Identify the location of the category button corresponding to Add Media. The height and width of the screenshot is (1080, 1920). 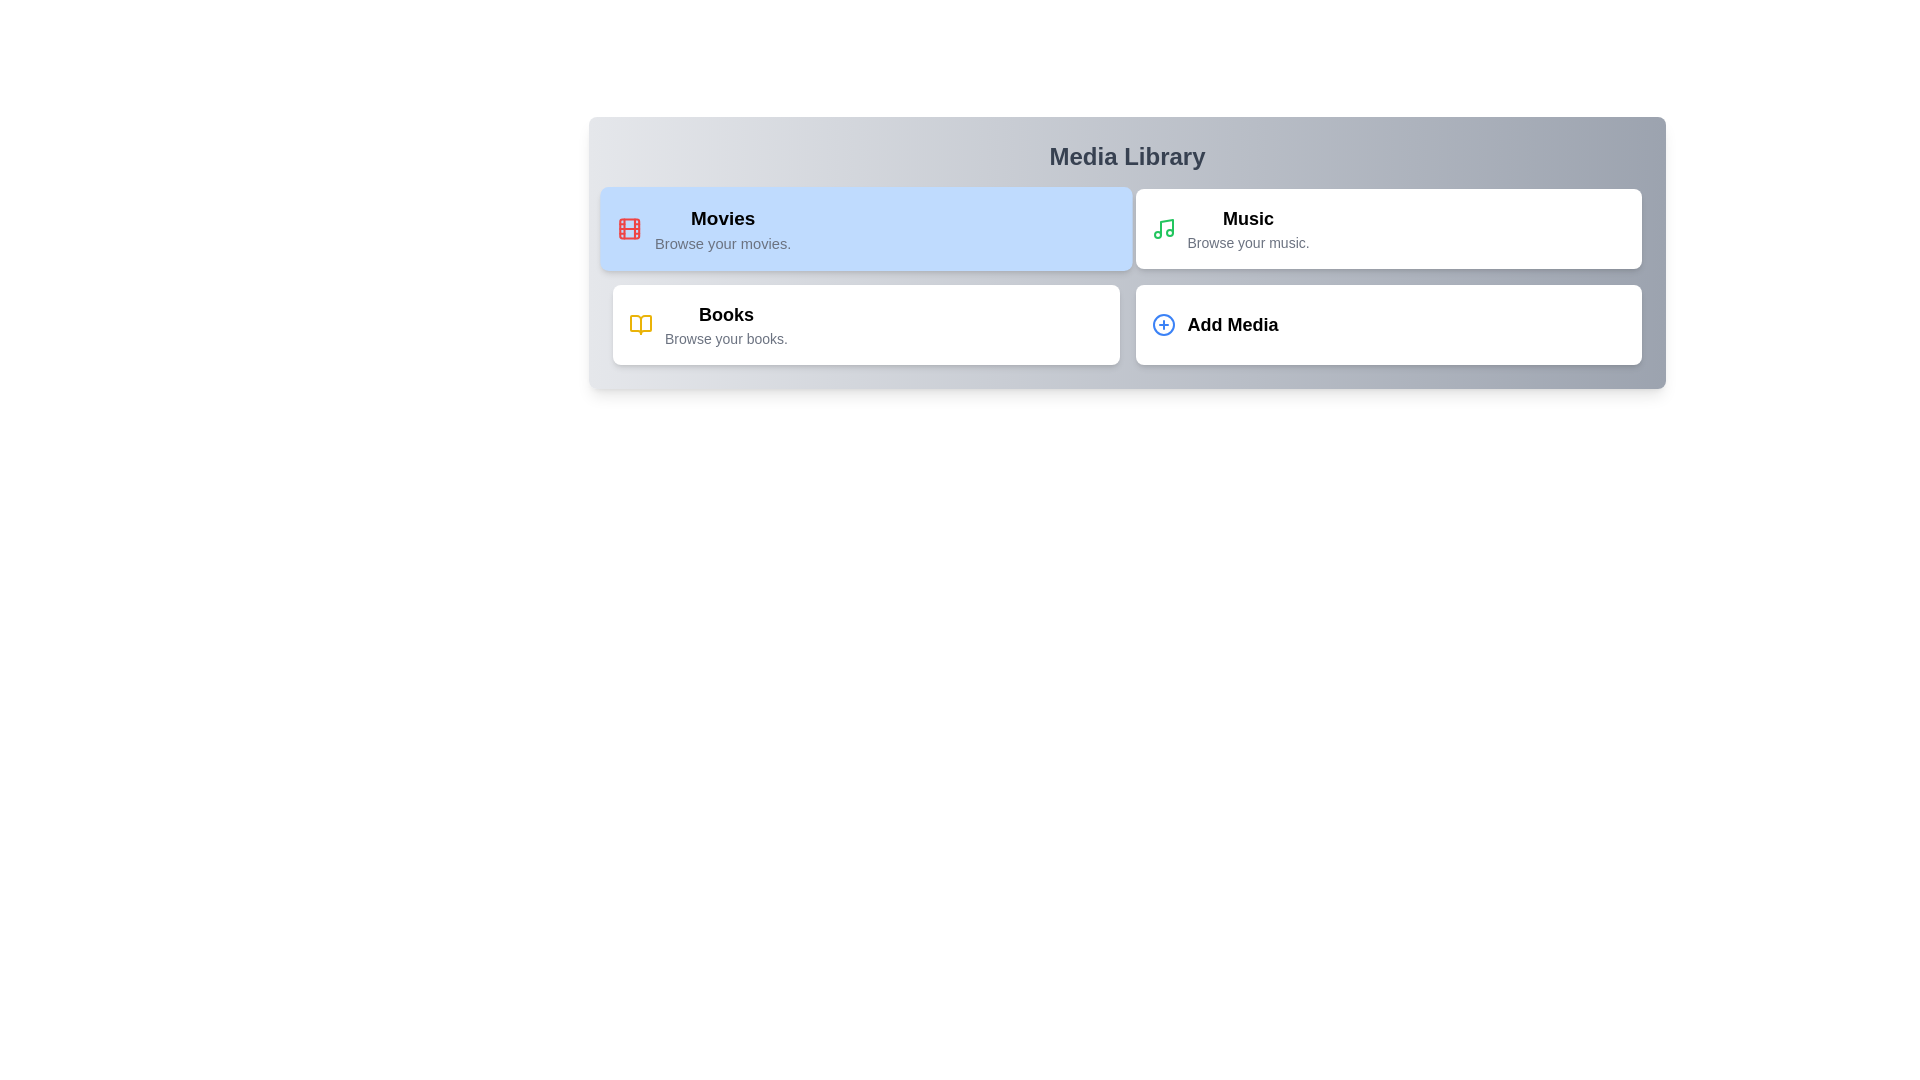
(1386, 323).